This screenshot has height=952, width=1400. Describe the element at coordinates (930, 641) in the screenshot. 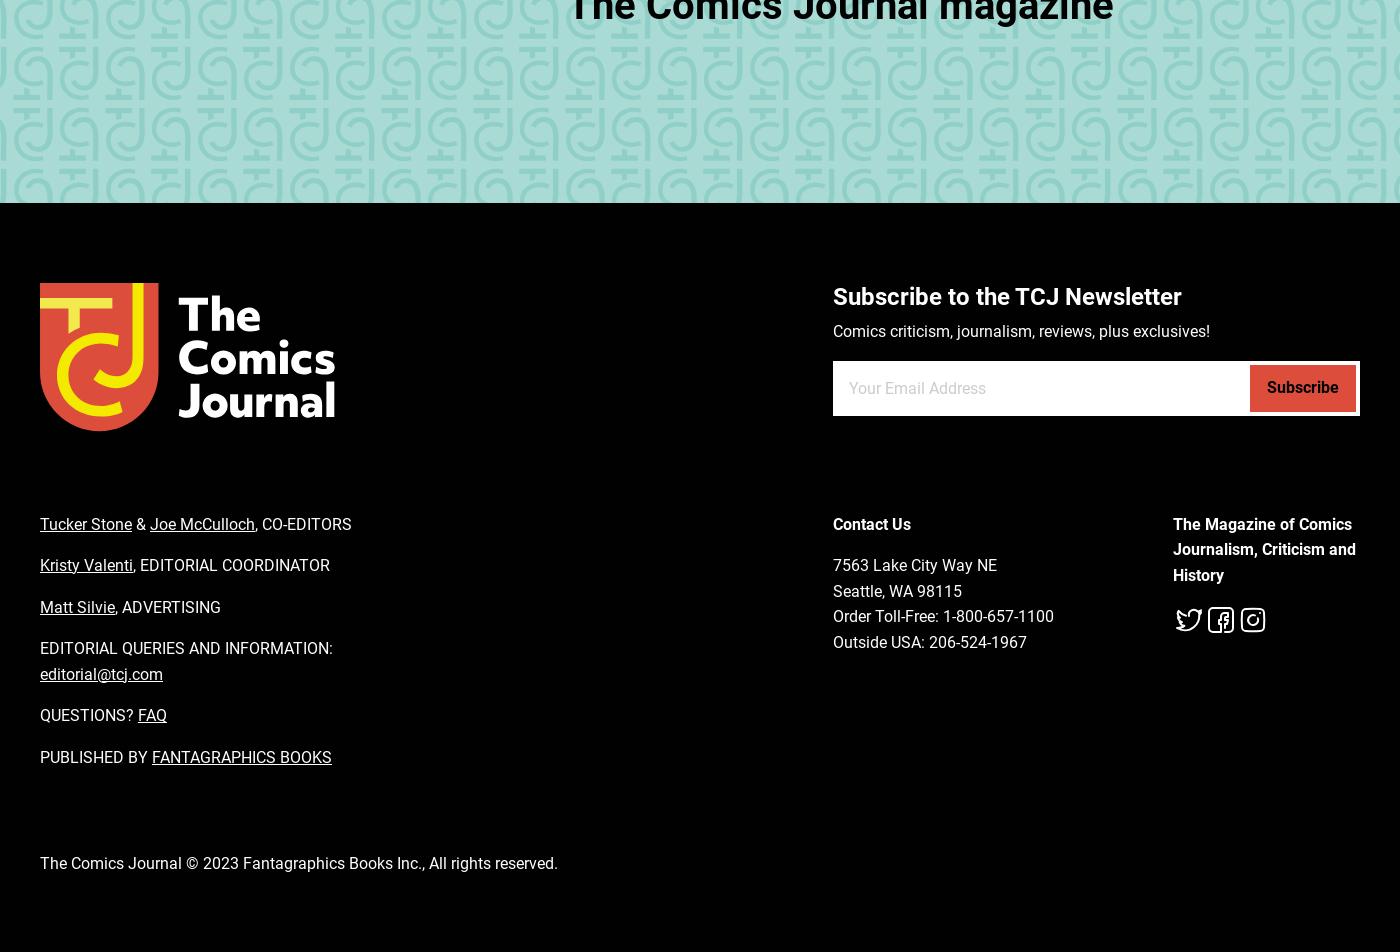

I see `'Outside USA: 206-524-1967'` at that location.